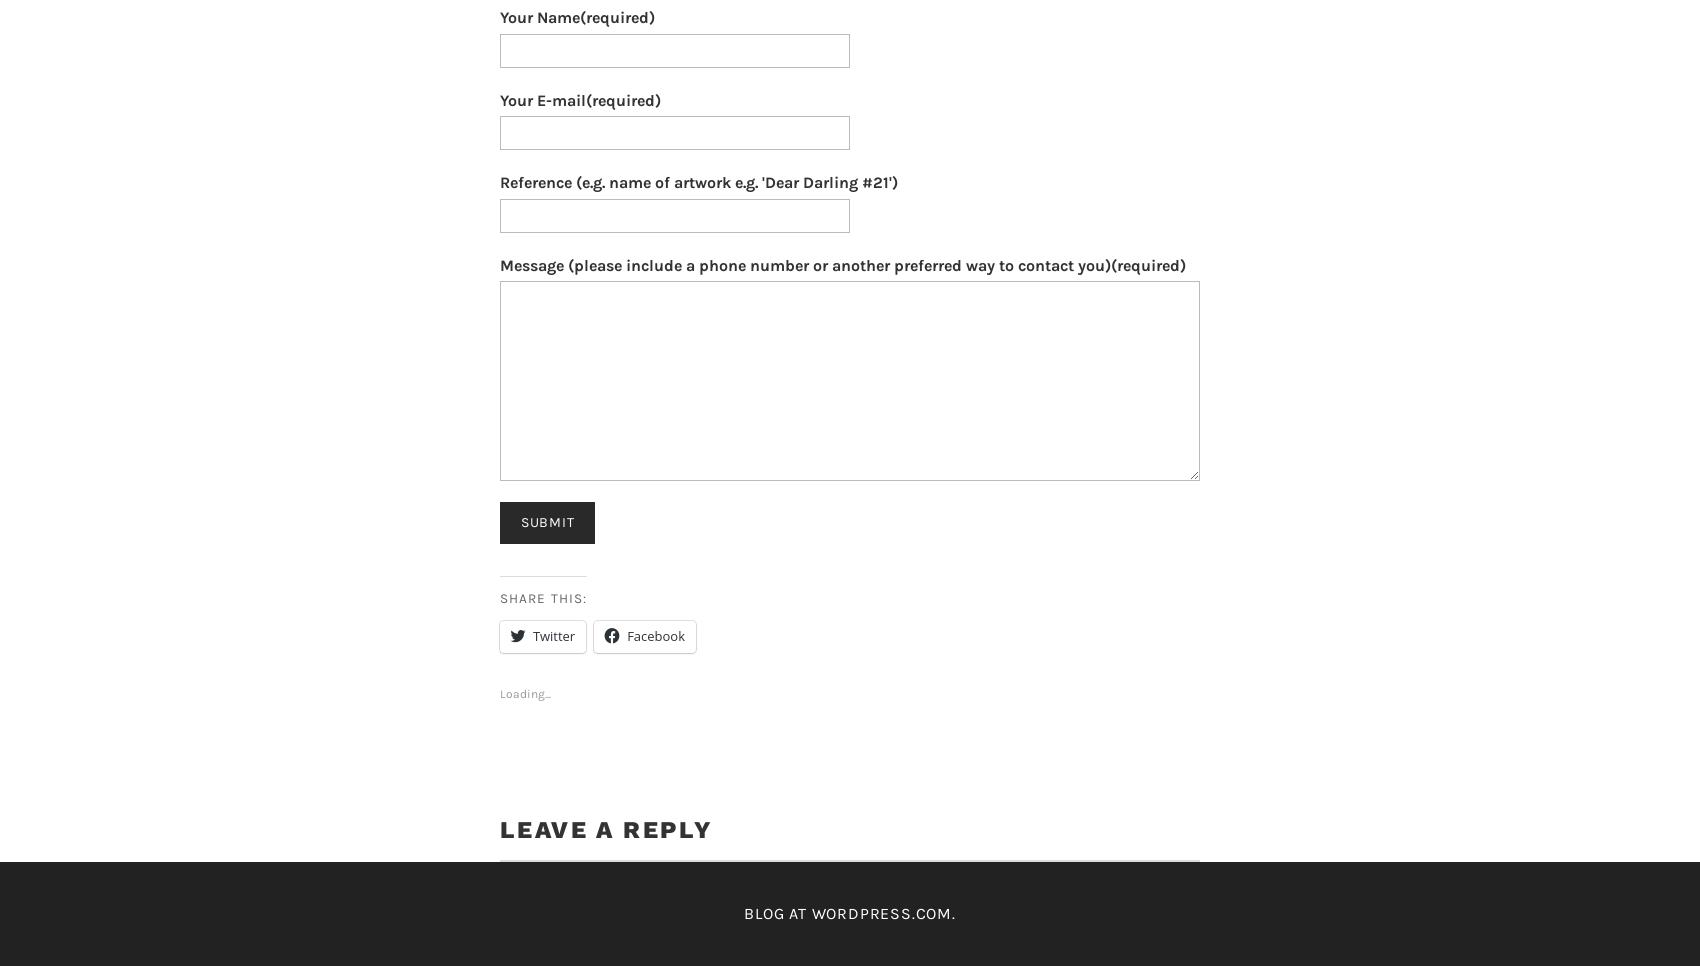  I want to click on 'Leave a Reply', so click(605, 828).